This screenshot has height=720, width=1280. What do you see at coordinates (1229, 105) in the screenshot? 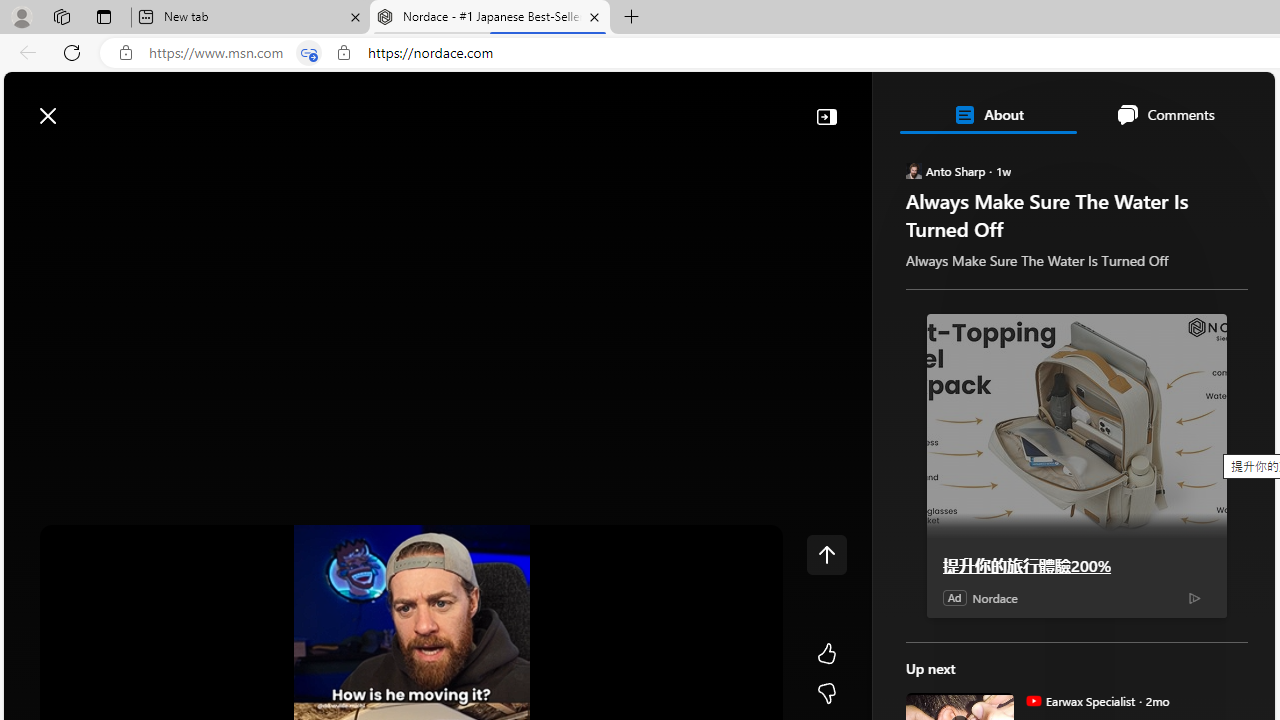
I see `'Open settings'` at bounding box center [1229, 105].